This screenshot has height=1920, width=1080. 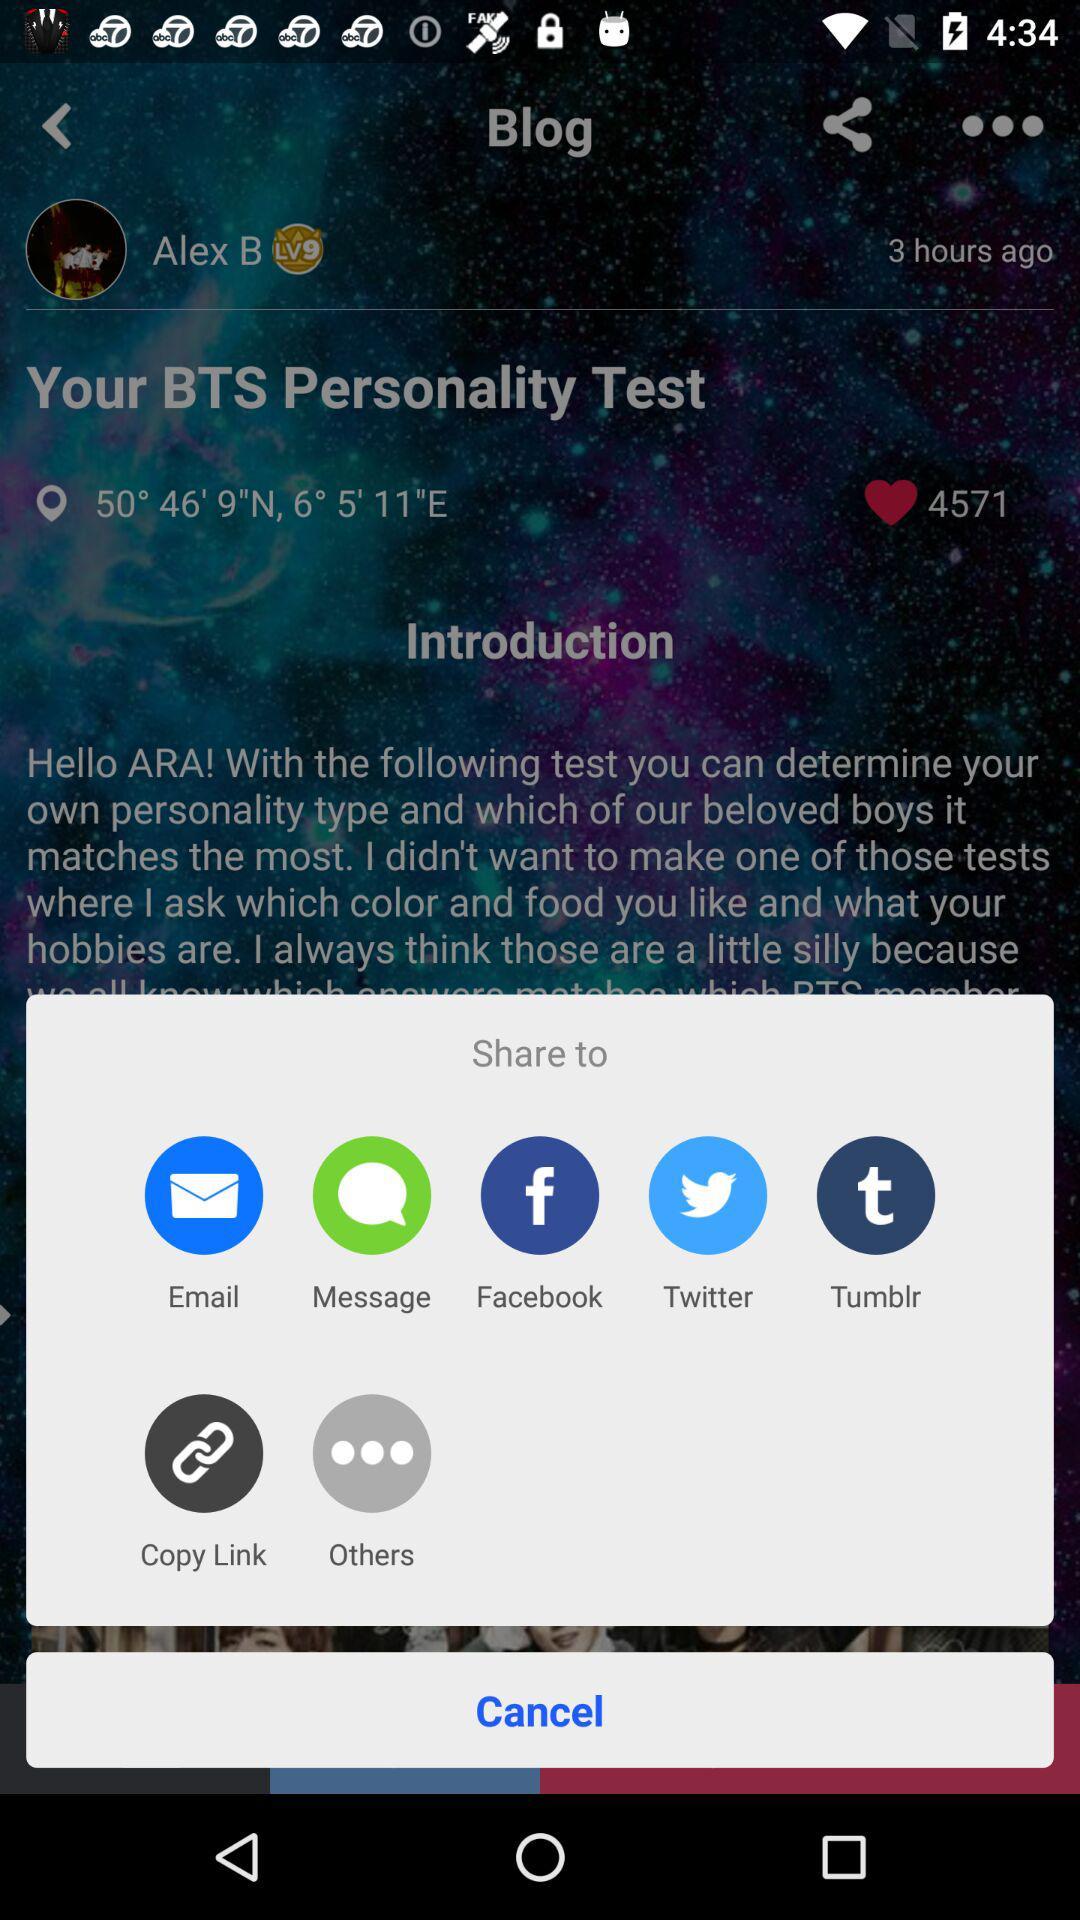 What do you see at coordinates (371, 1453) in the screenshot?
I see `the symbol which is immediately above others` at bounding box center [371, 1453].